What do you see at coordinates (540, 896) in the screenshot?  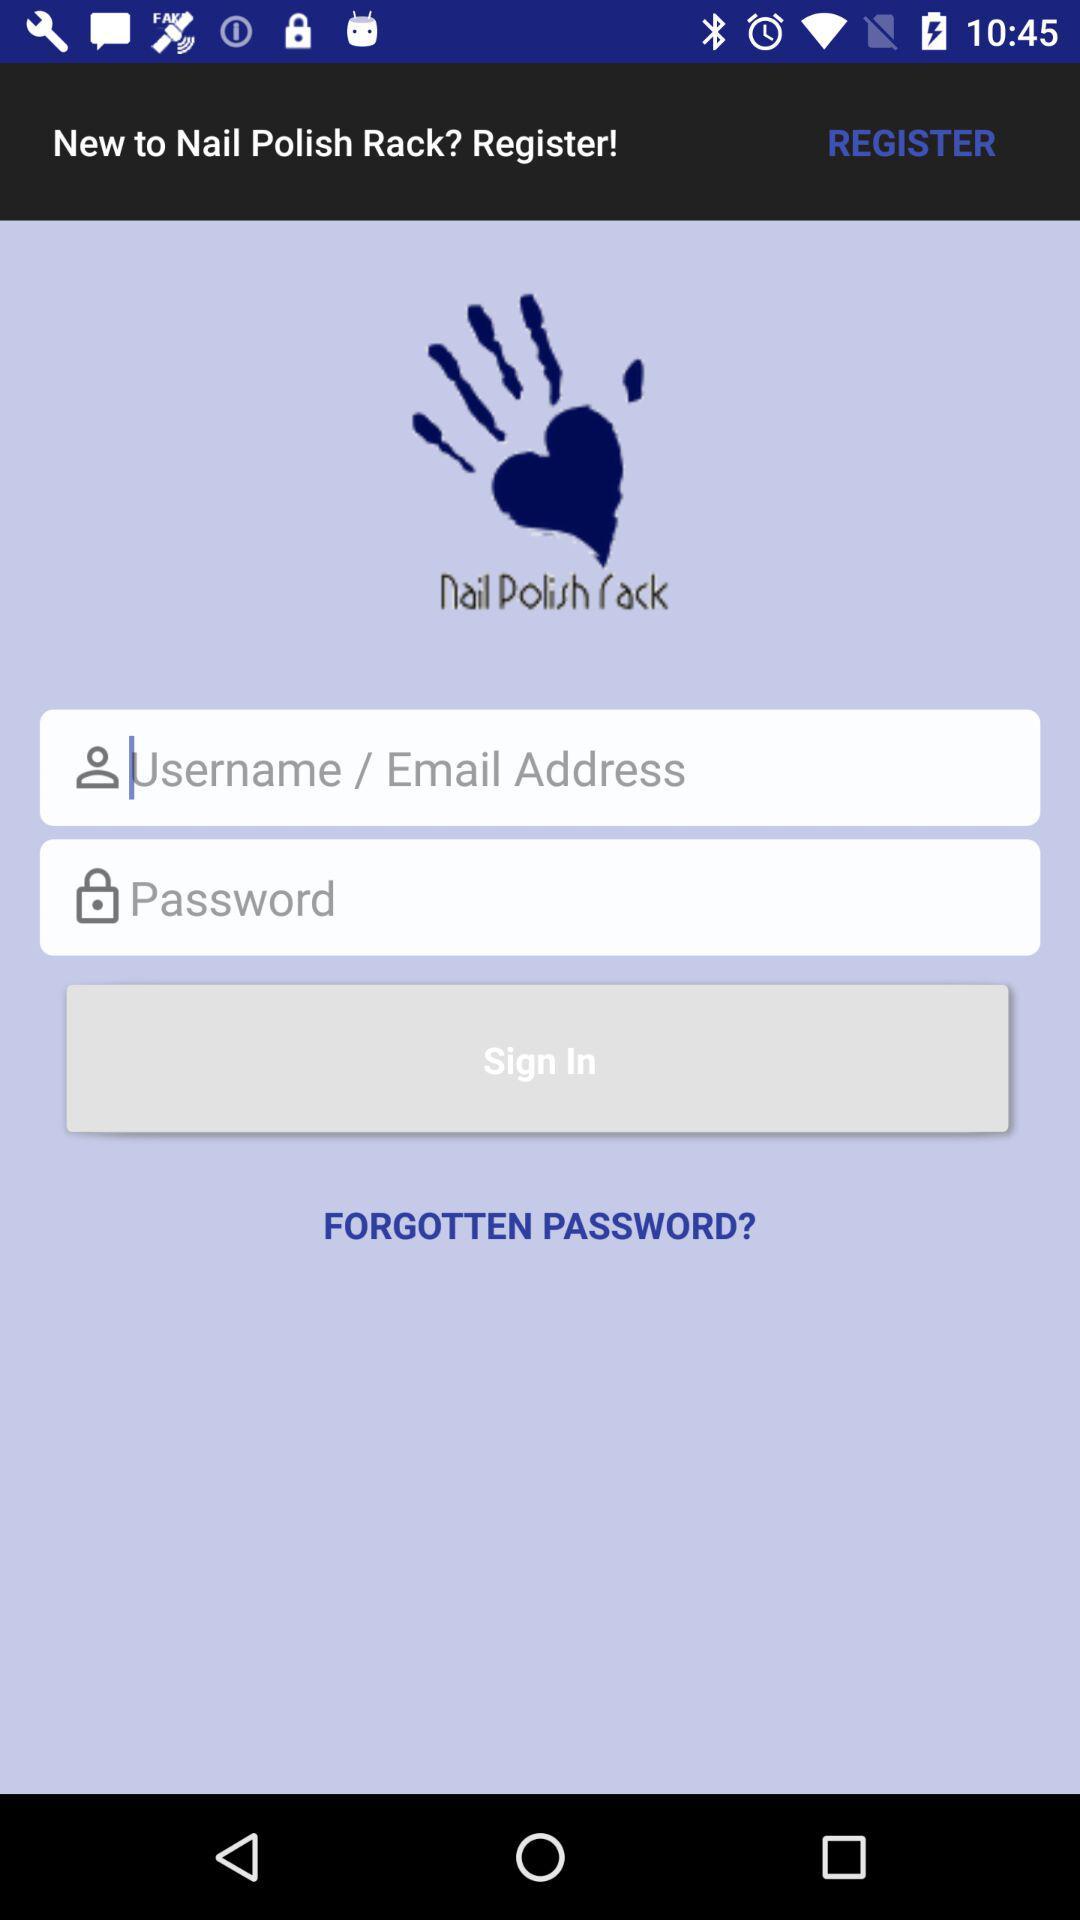 I see `place cursor` at bounding box center [540, 896].